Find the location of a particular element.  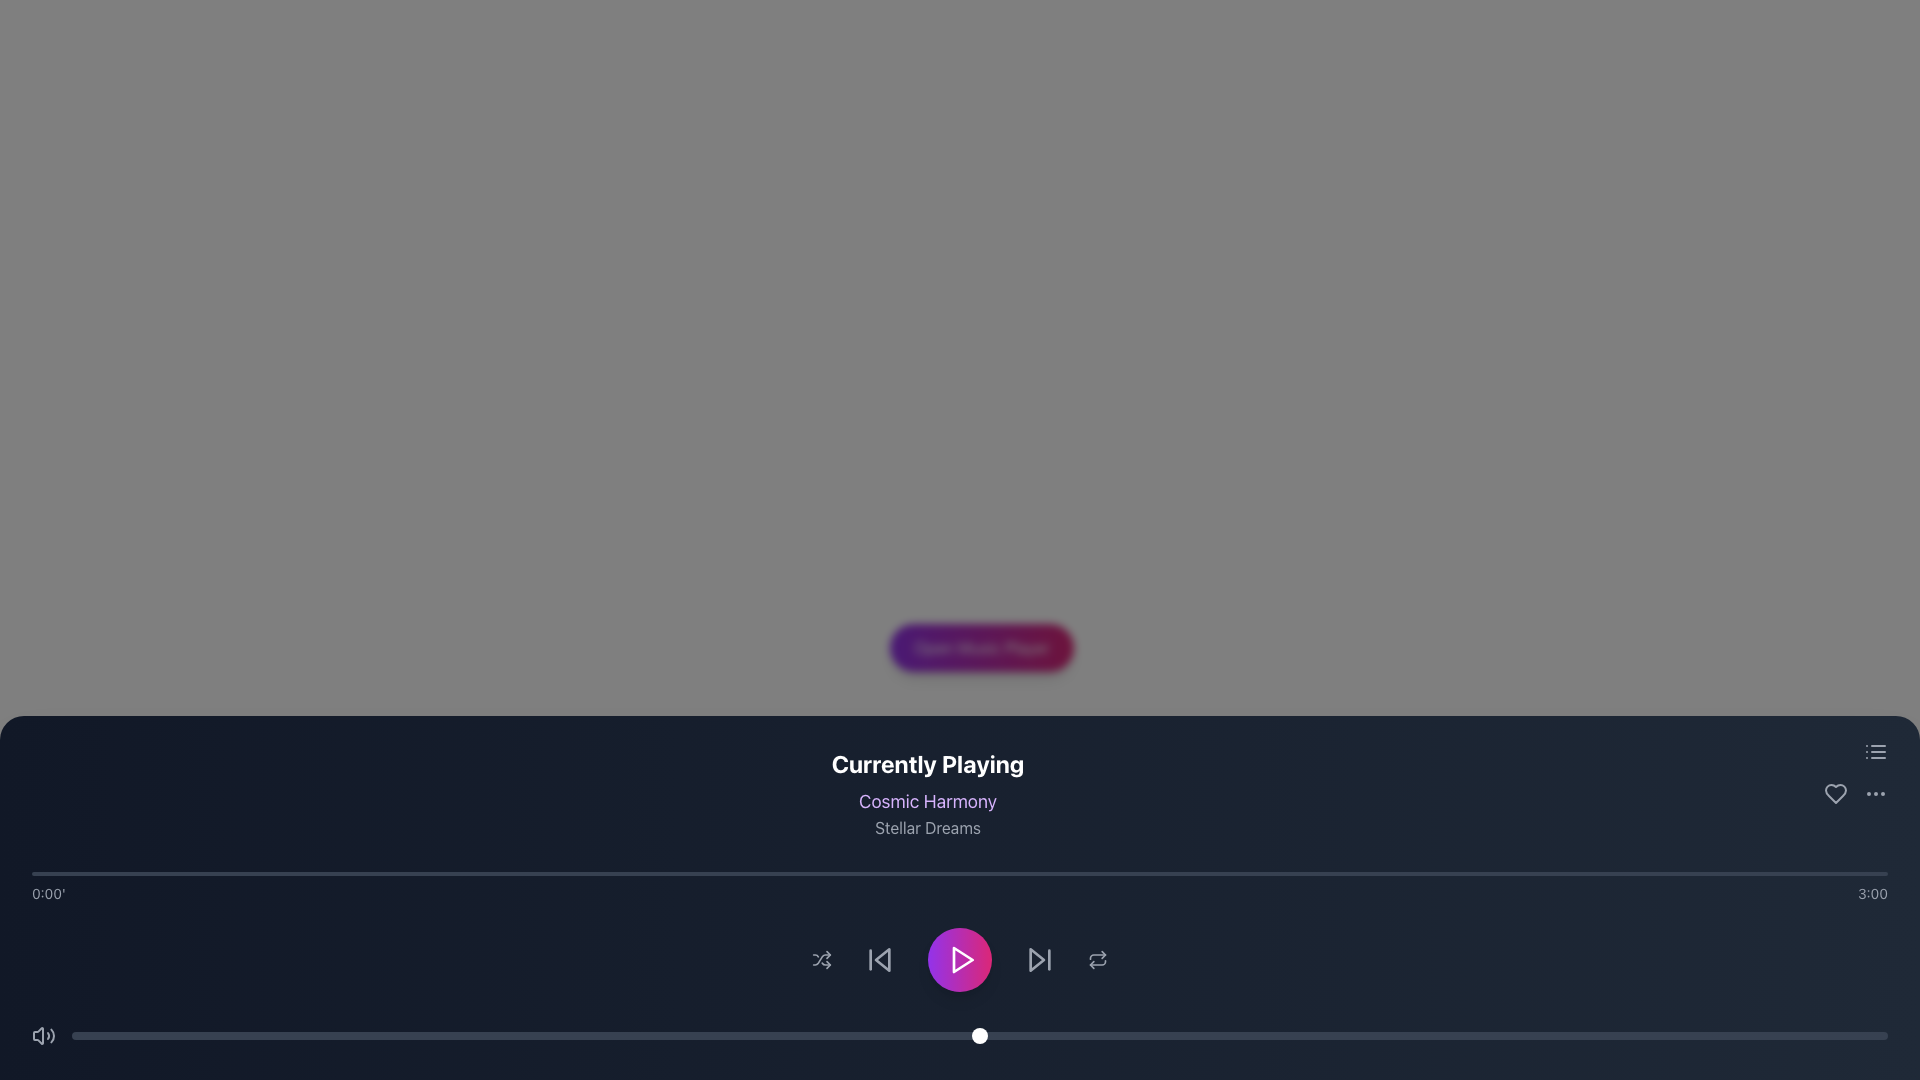

playback position is located at coordinates (856, 873).